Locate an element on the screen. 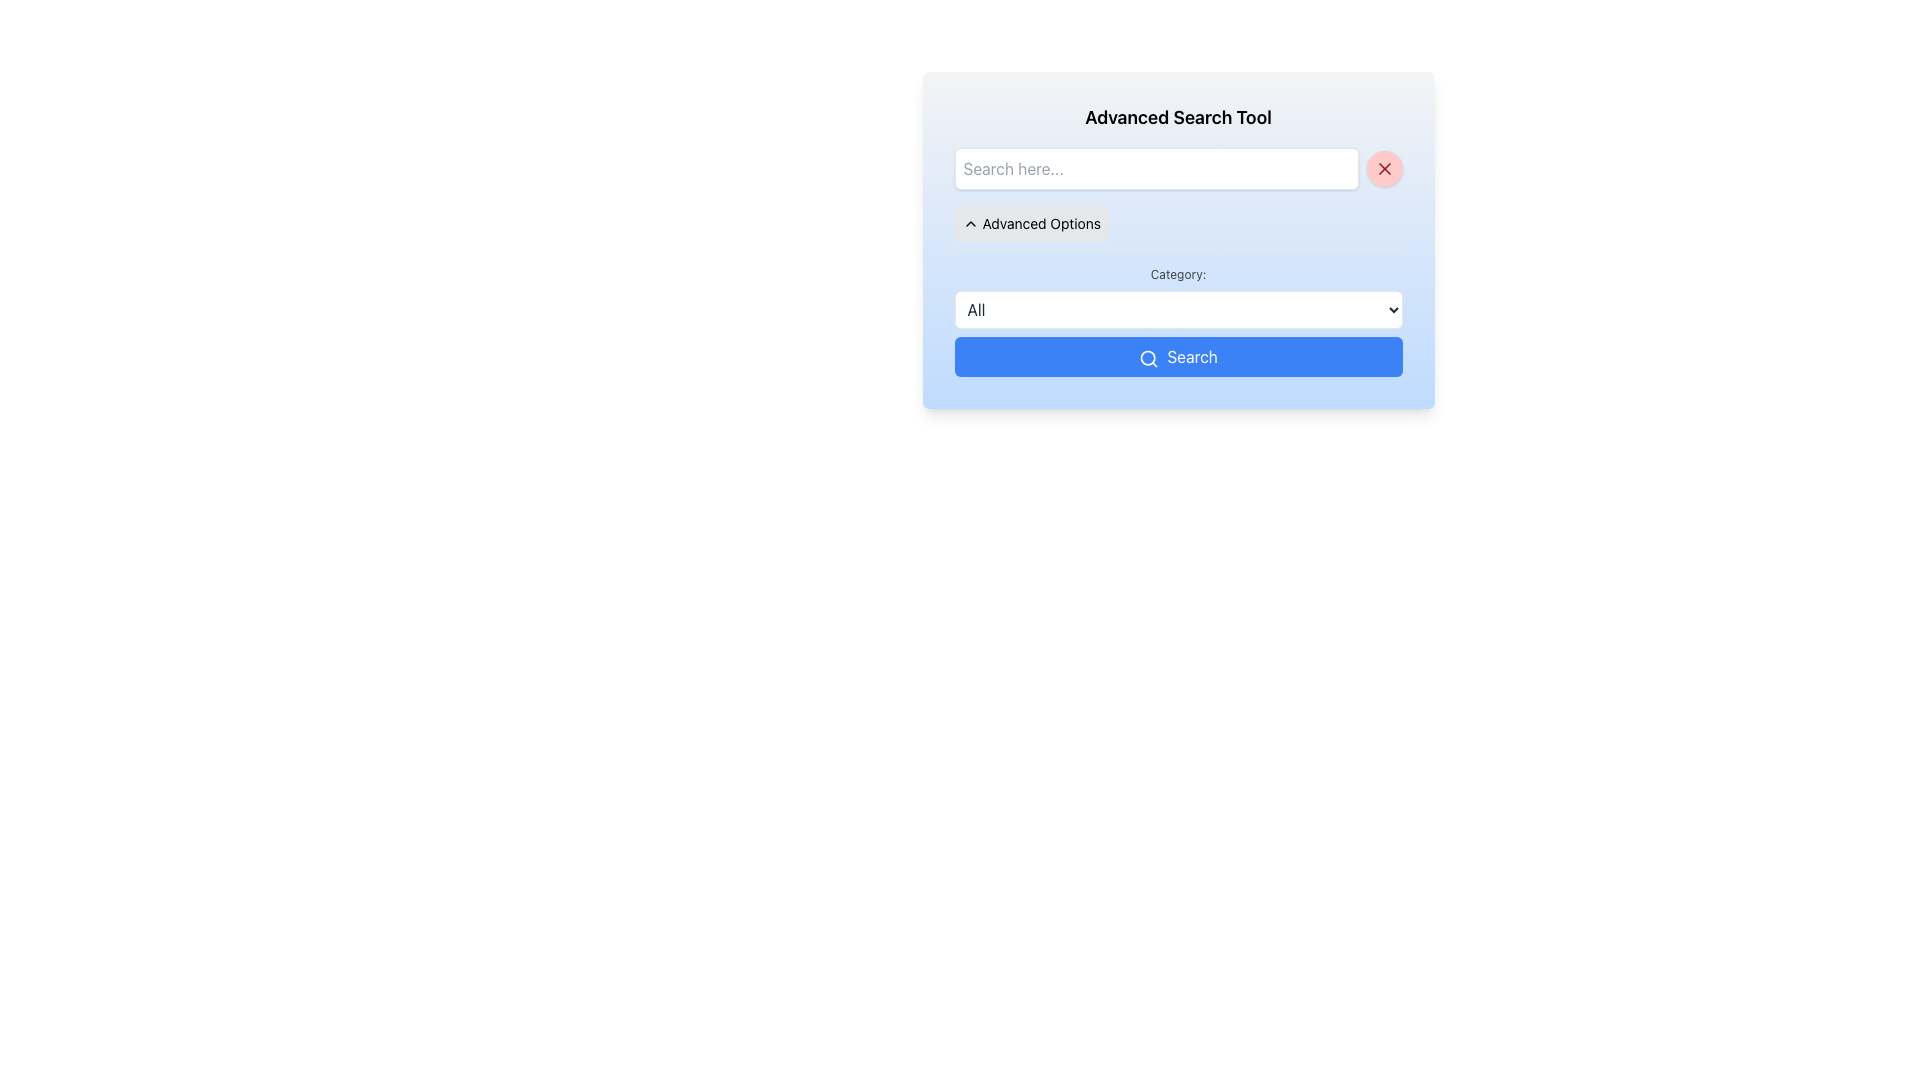  the close or clear icon located in the top-right corner of the input box to clear the search is located at coordinates (1383, 168).